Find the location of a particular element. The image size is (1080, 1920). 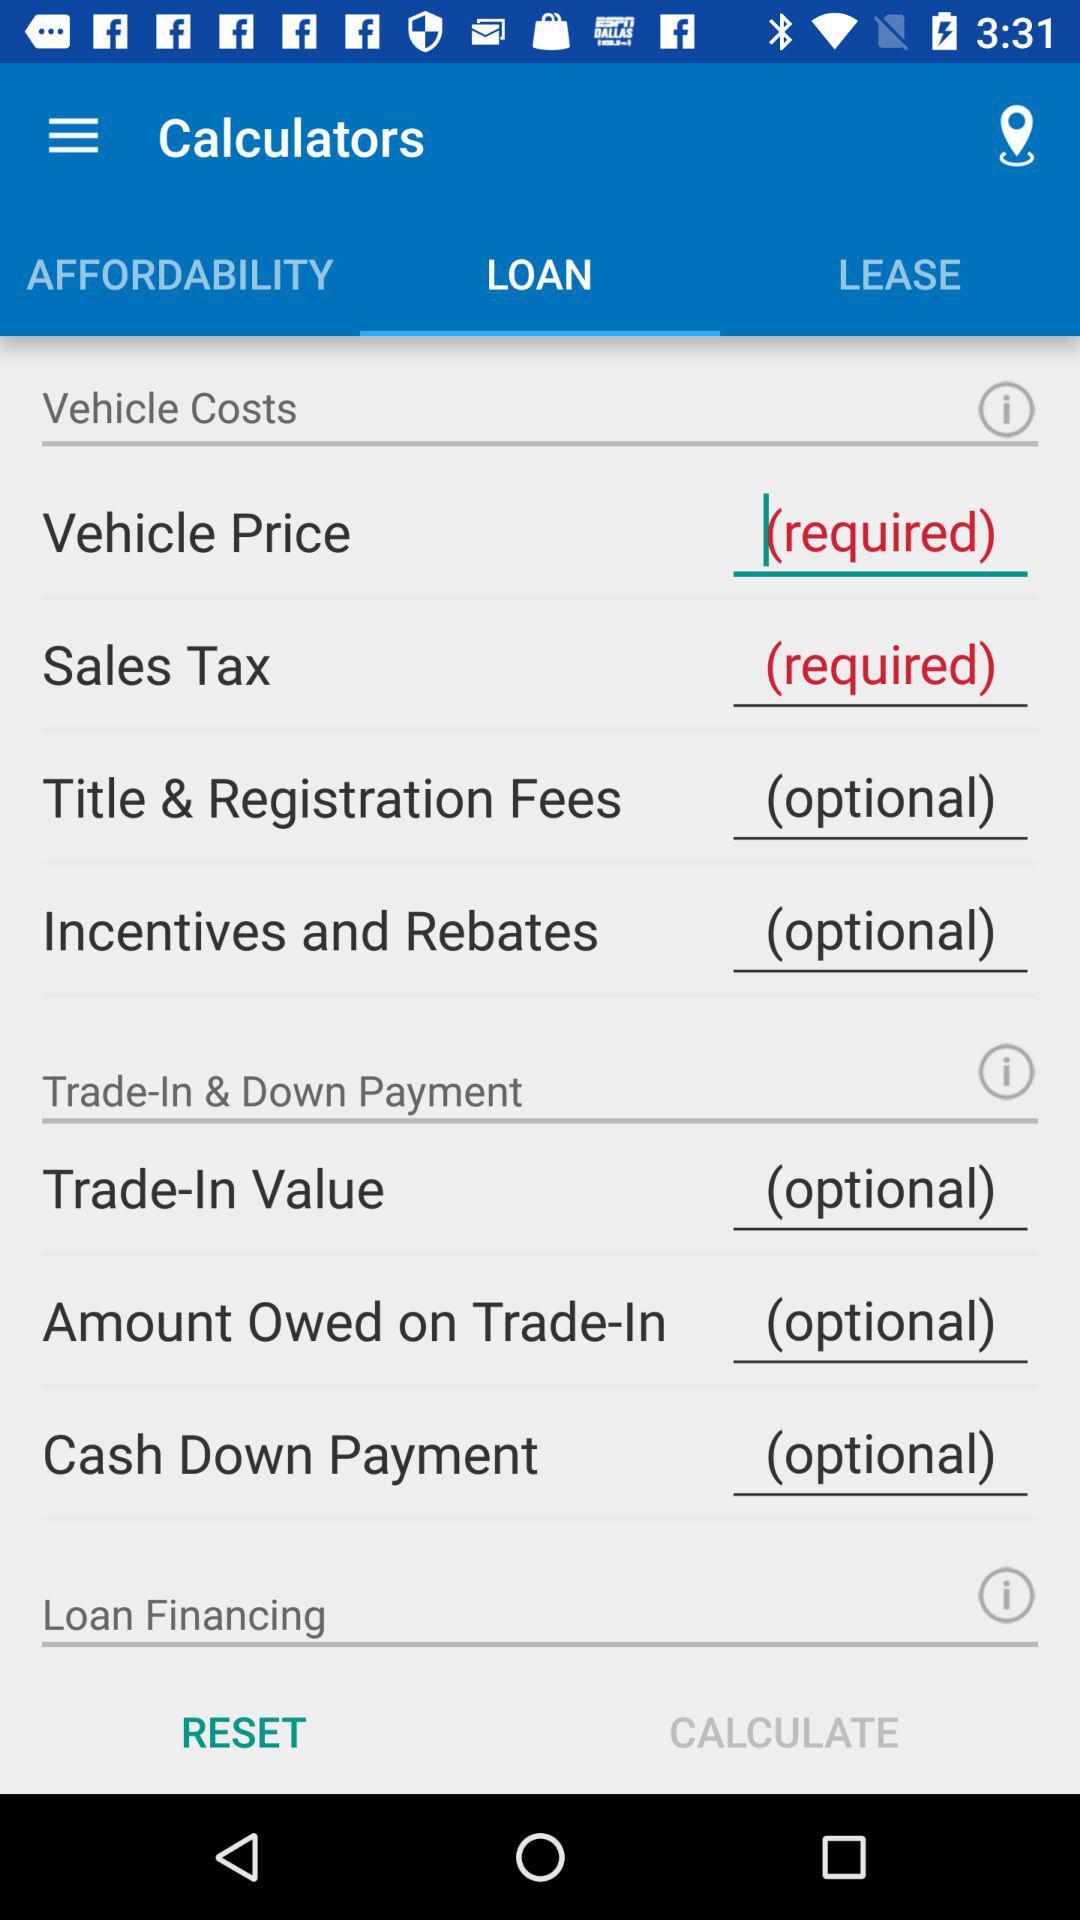

optional camp is located at coordinates (879, 928).